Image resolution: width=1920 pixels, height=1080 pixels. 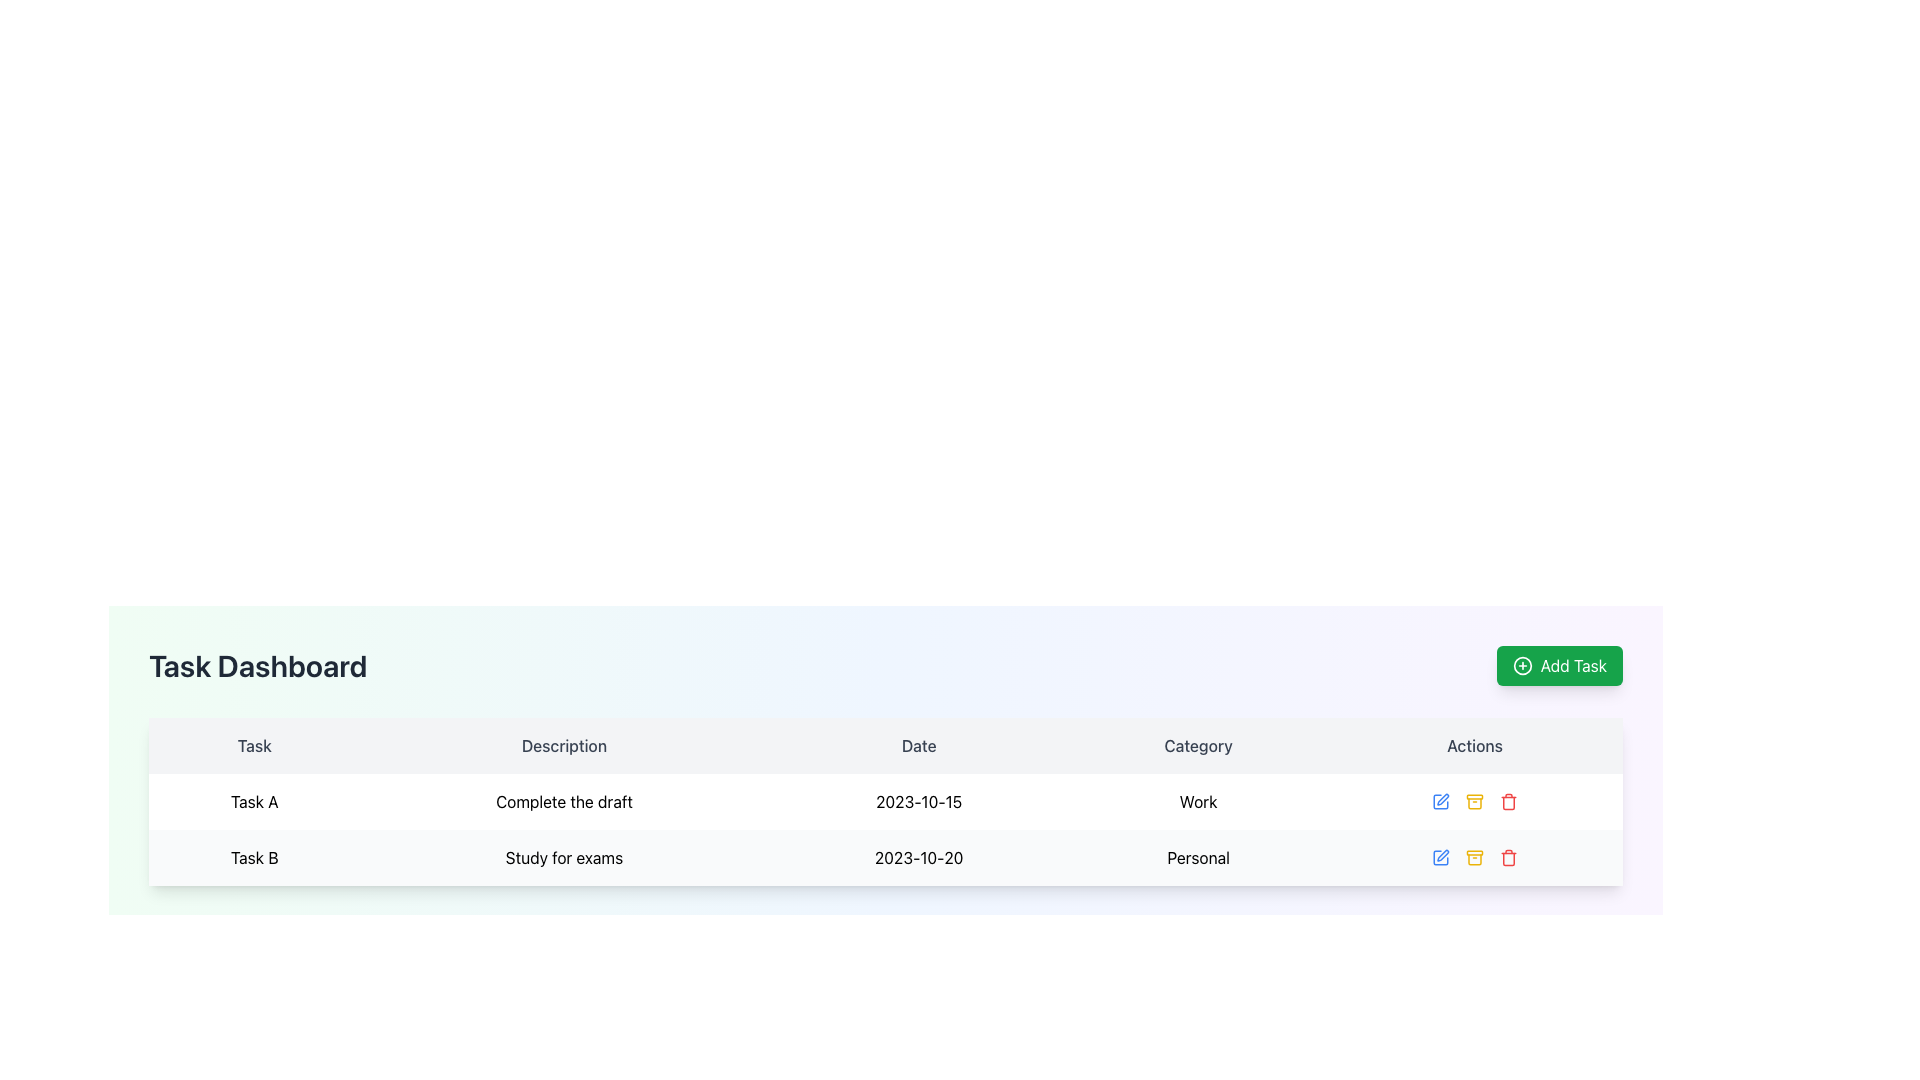 I want to click on the archive icon in the Actions column for Task A, so click(x=1475, y=801).